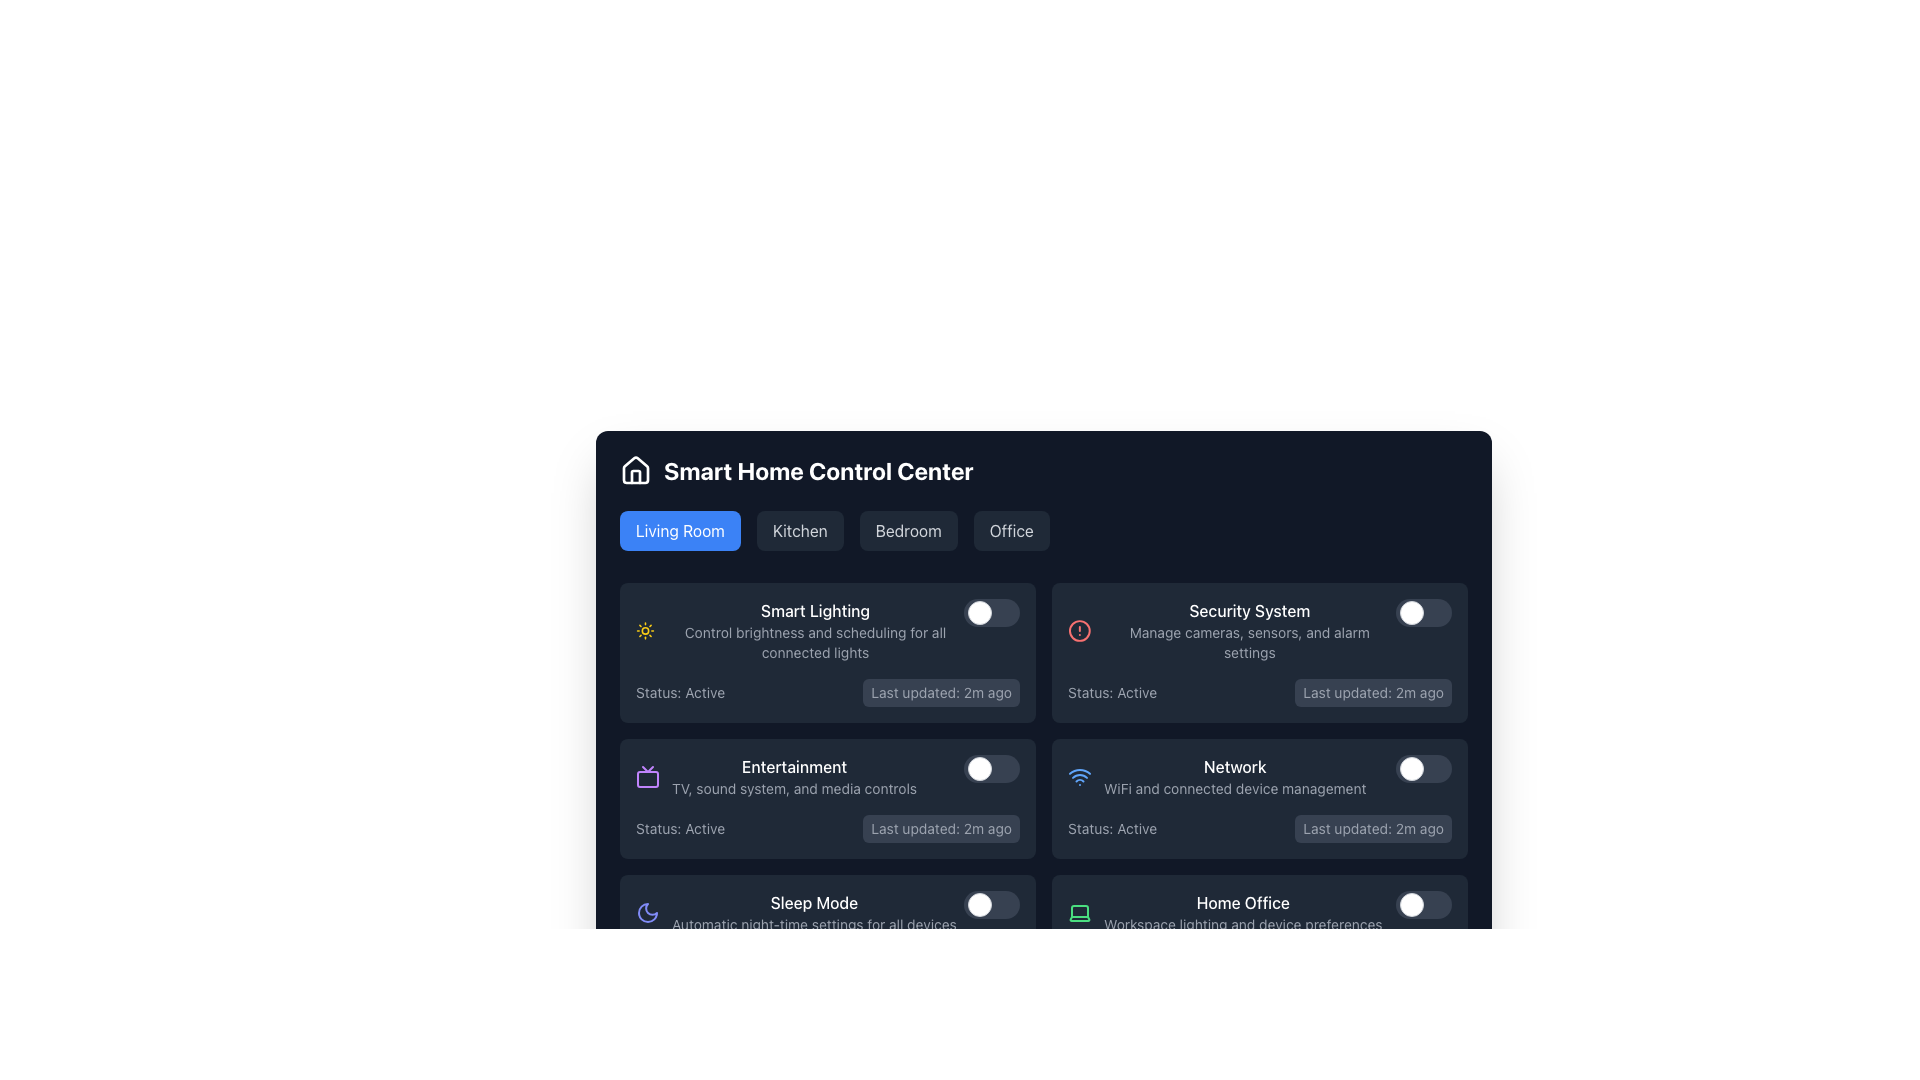 The image size is (1920, 1080). Describe the element at coordinates (1079, 913) in the screenshot. I see `the 'Home Office' icon, which serves as a visual identifier for the Home Office section located in the bottom right of the grid layout` at that location.